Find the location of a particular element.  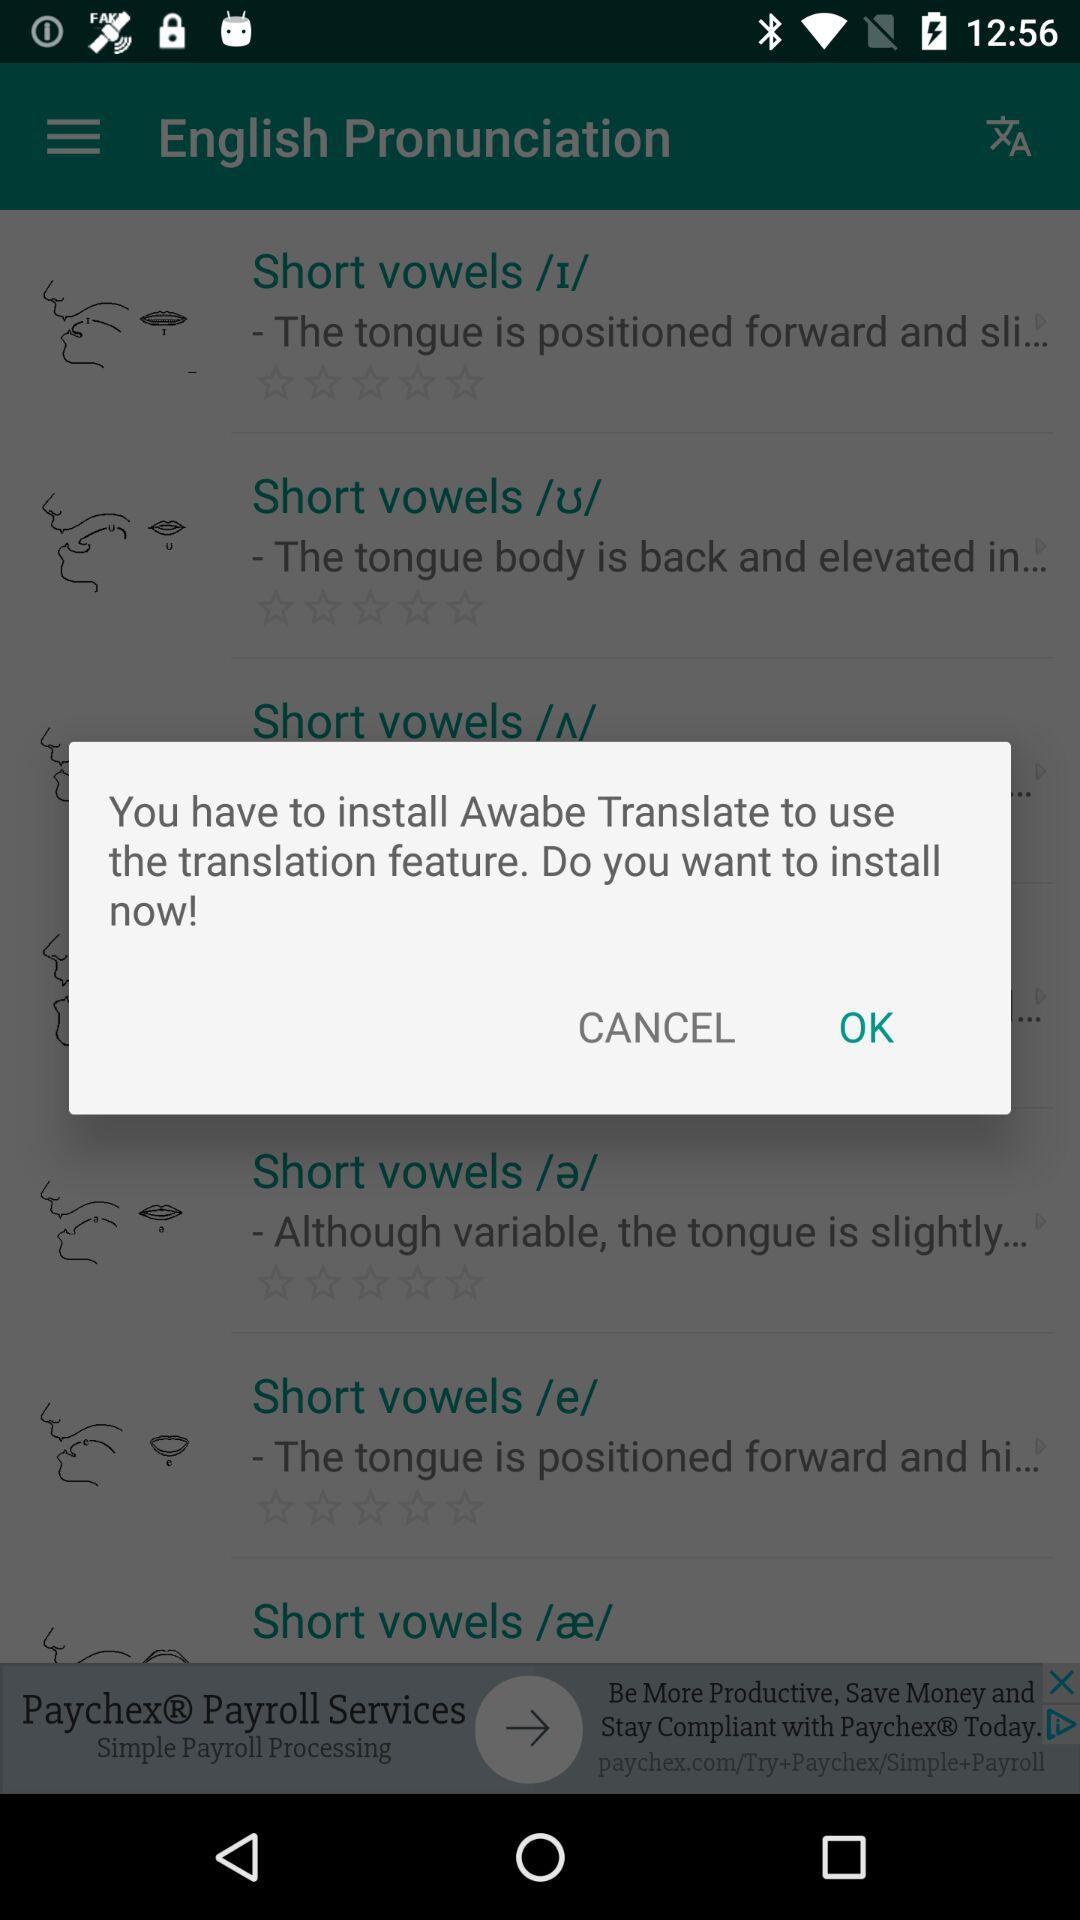

the symbol which is right to english pronunciation is located at coordinates (1010, 135).